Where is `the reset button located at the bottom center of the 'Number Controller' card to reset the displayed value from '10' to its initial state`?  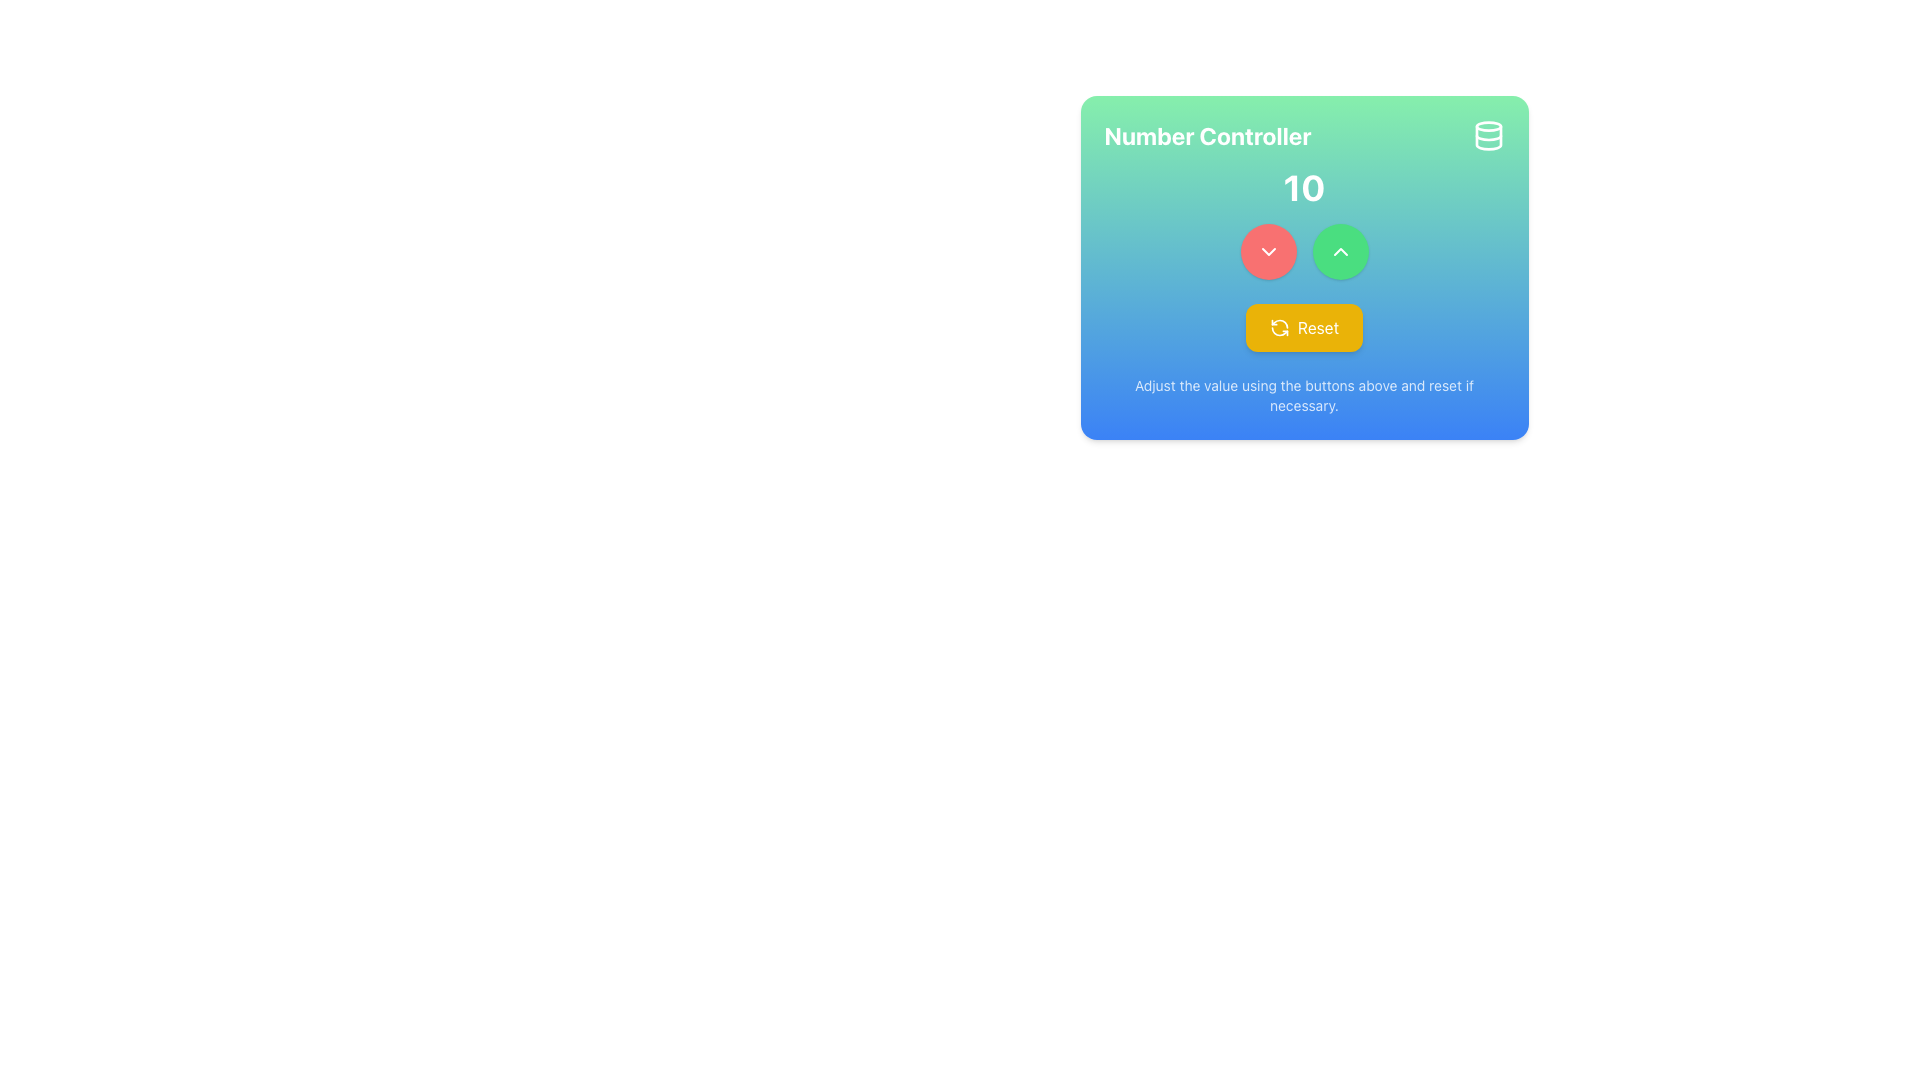
the reset button located at the bottom center of the 'Number Controller' card to reset the displayed value from '10' to its initial state is located at coordinates (1304, 326).